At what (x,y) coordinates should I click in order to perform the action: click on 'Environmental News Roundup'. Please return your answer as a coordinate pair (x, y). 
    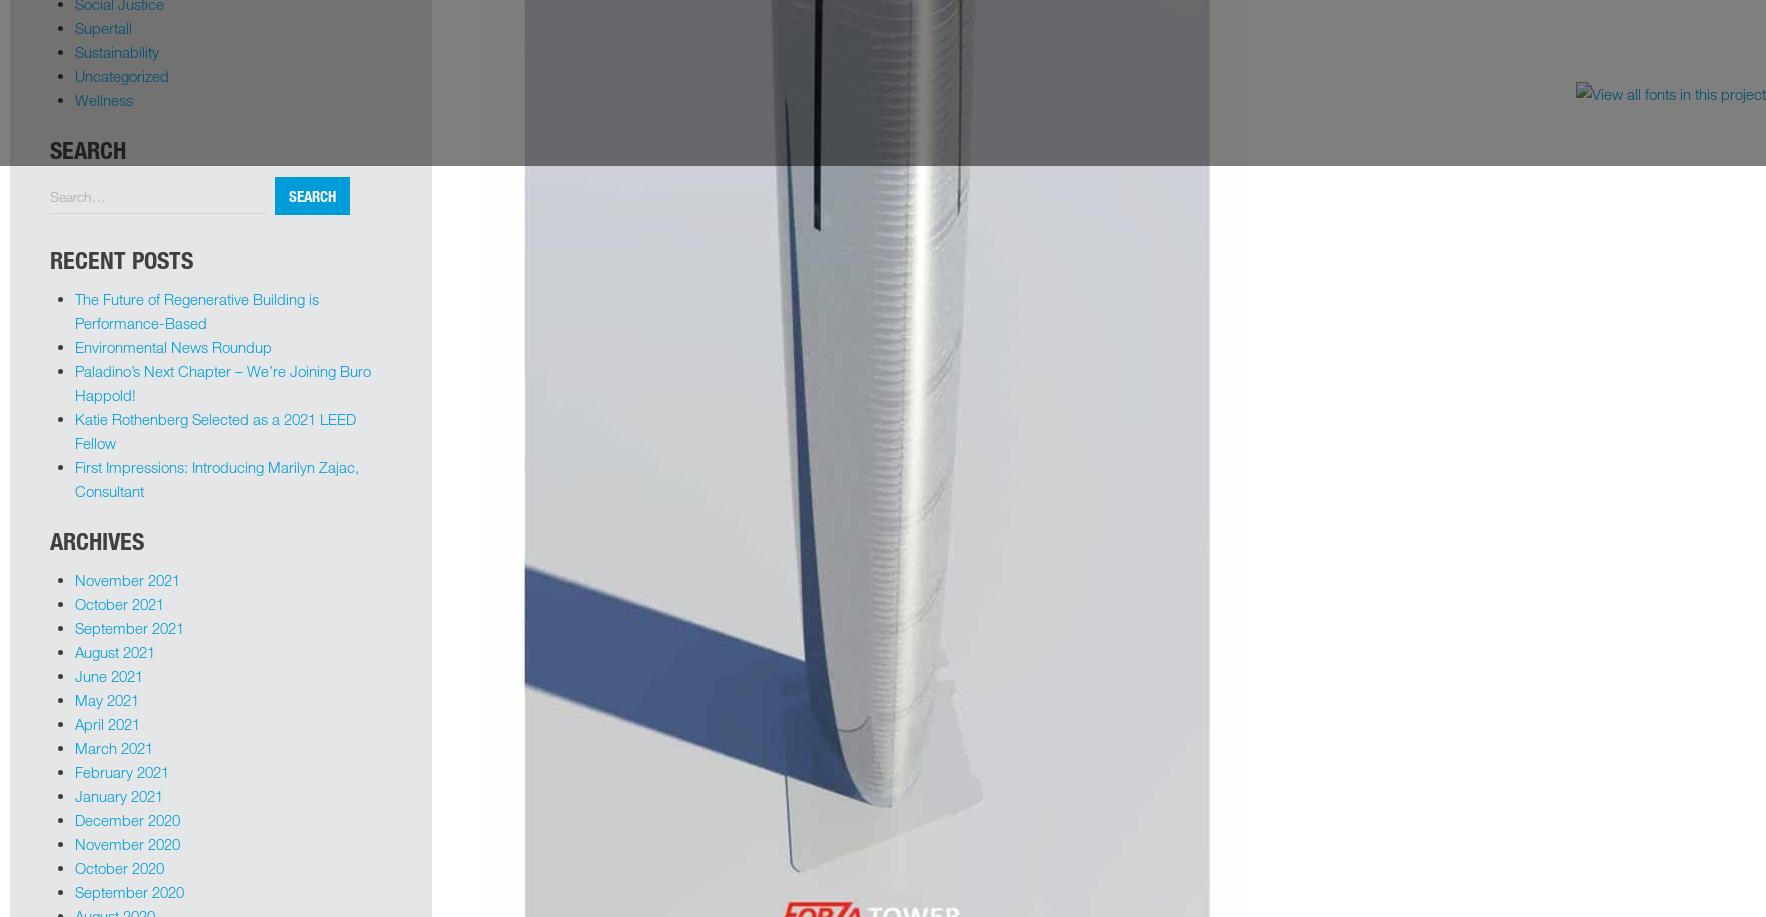
    Looking at the image, I should click on (172, 344).